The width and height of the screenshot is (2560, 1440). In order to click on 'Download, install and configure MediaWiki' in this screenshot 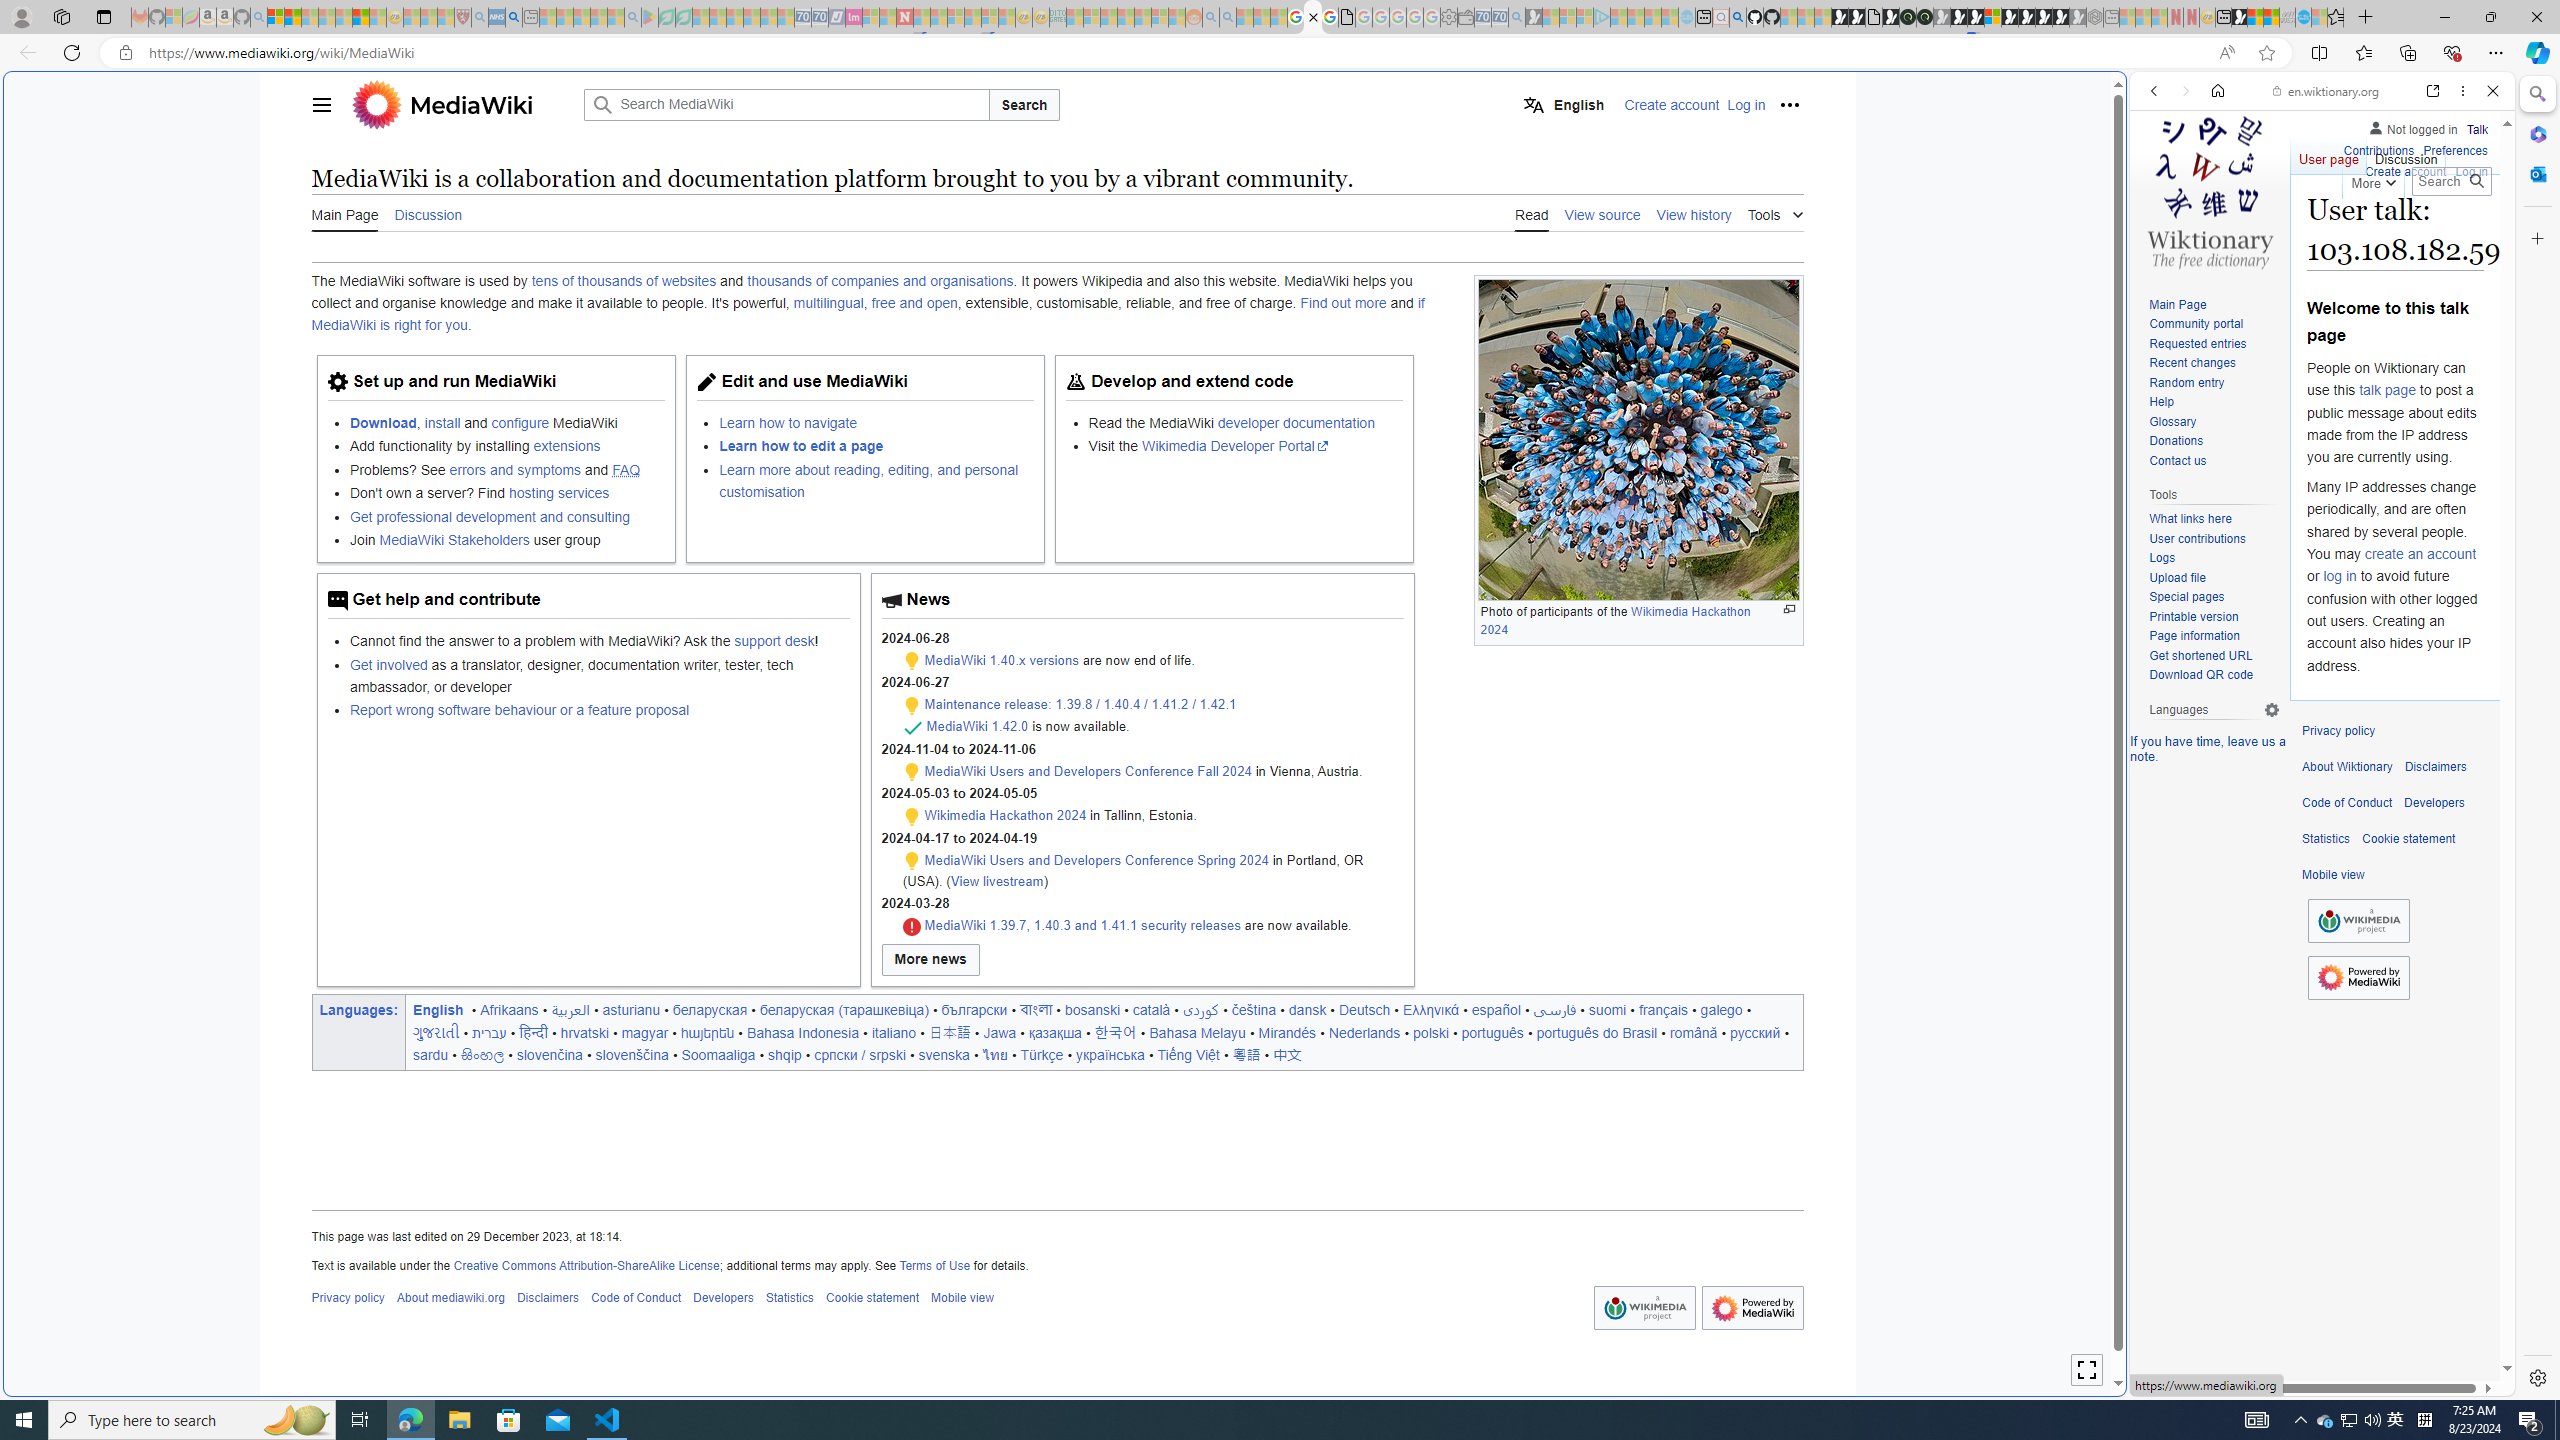, I will do `click(505, 421)`.